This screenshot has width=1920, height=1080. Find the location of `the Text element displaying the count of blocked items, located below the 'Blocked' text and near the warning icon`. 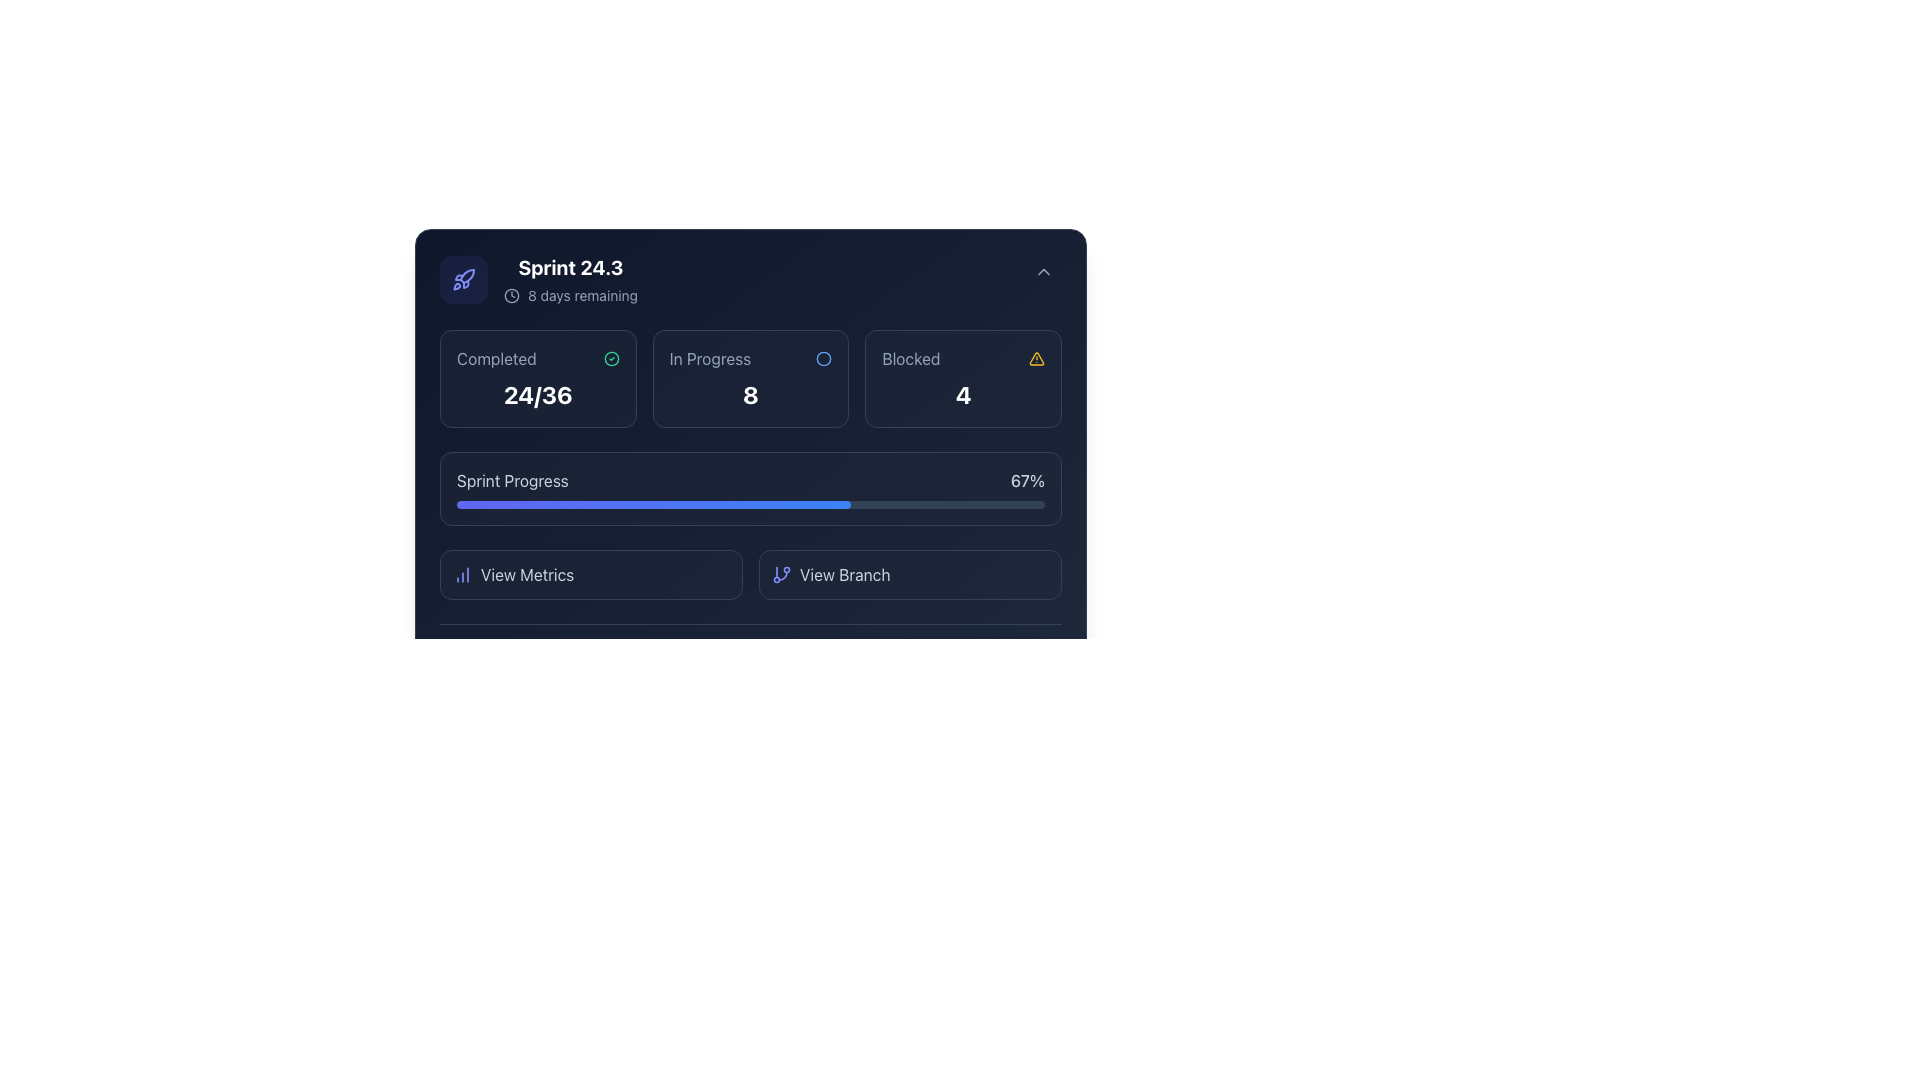

the Text element displaying the count of blocked items, located below the 'Blocked' text and near the warning icon is located at coordinates (963, 394).